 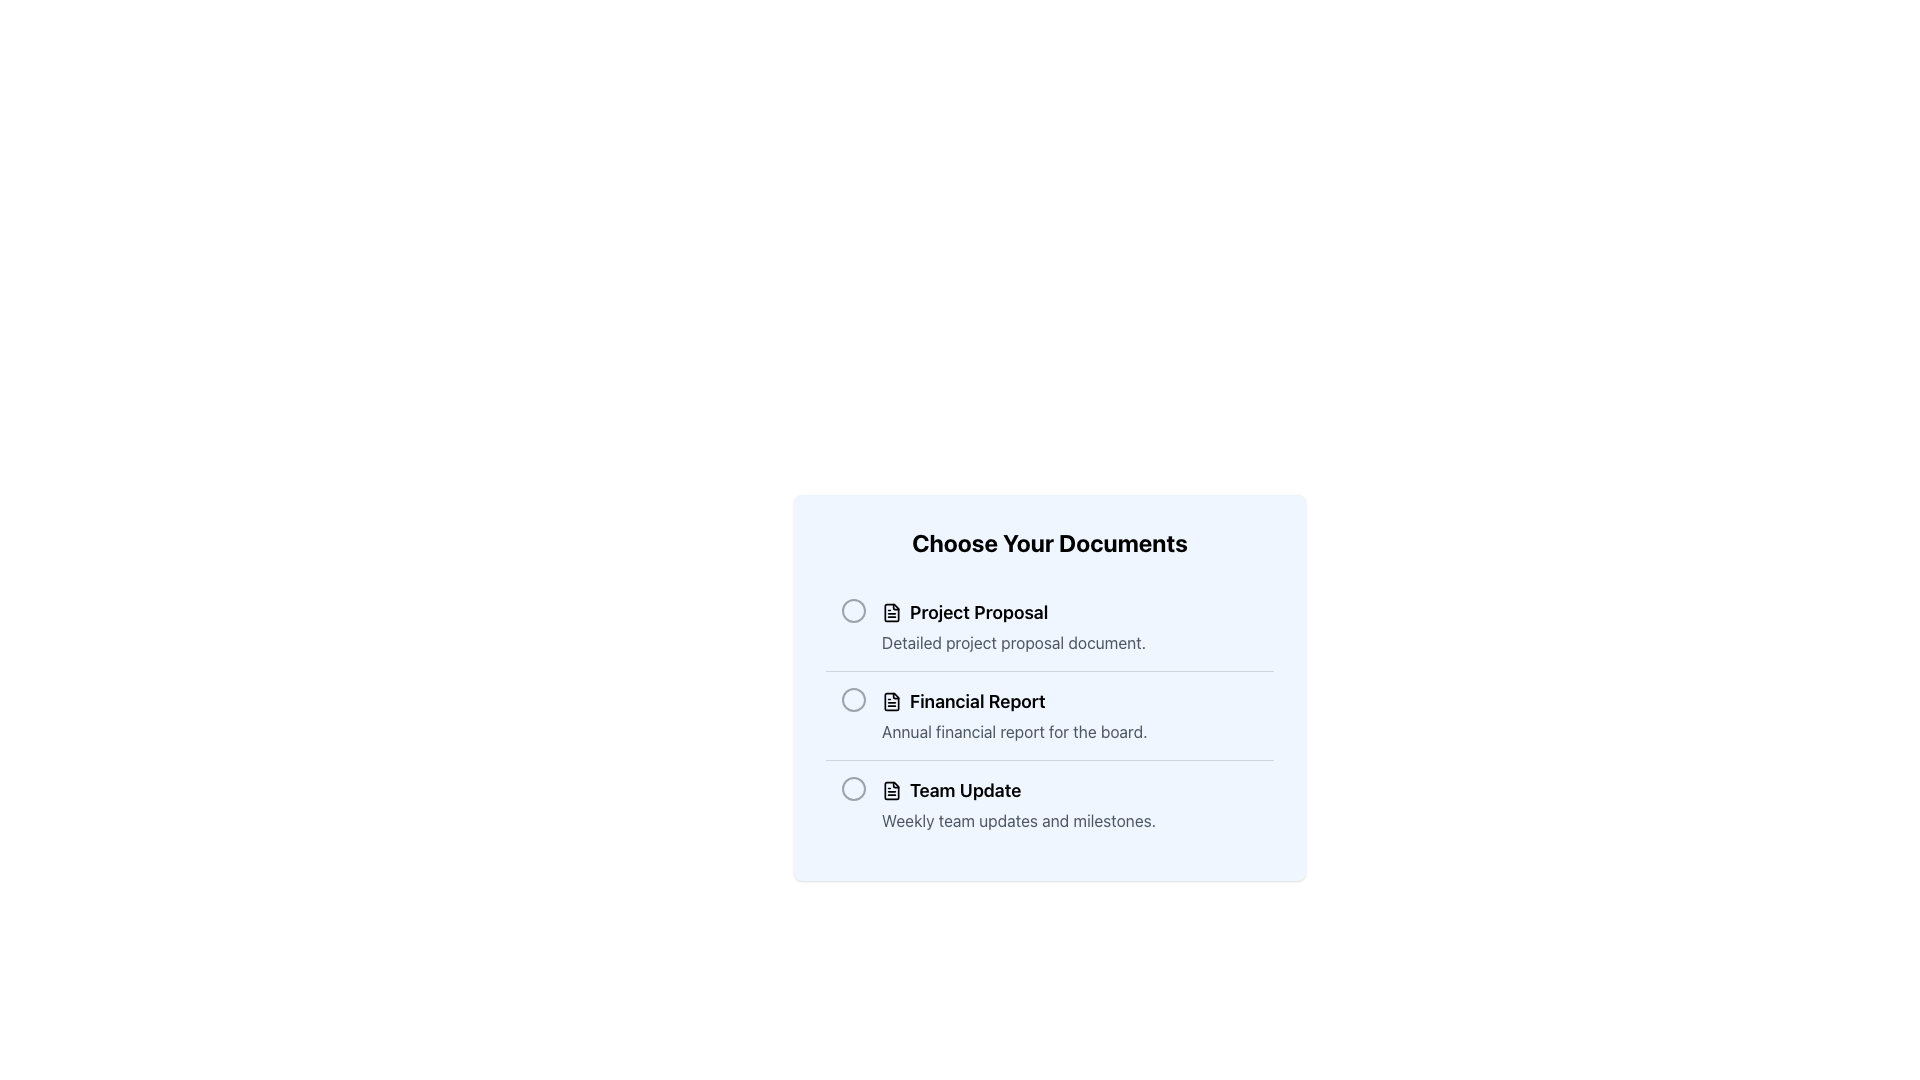 I want to click on the 'Financial Report' list item, which is the middle item in a vertical list of document options, so click(x=1049, y=715).